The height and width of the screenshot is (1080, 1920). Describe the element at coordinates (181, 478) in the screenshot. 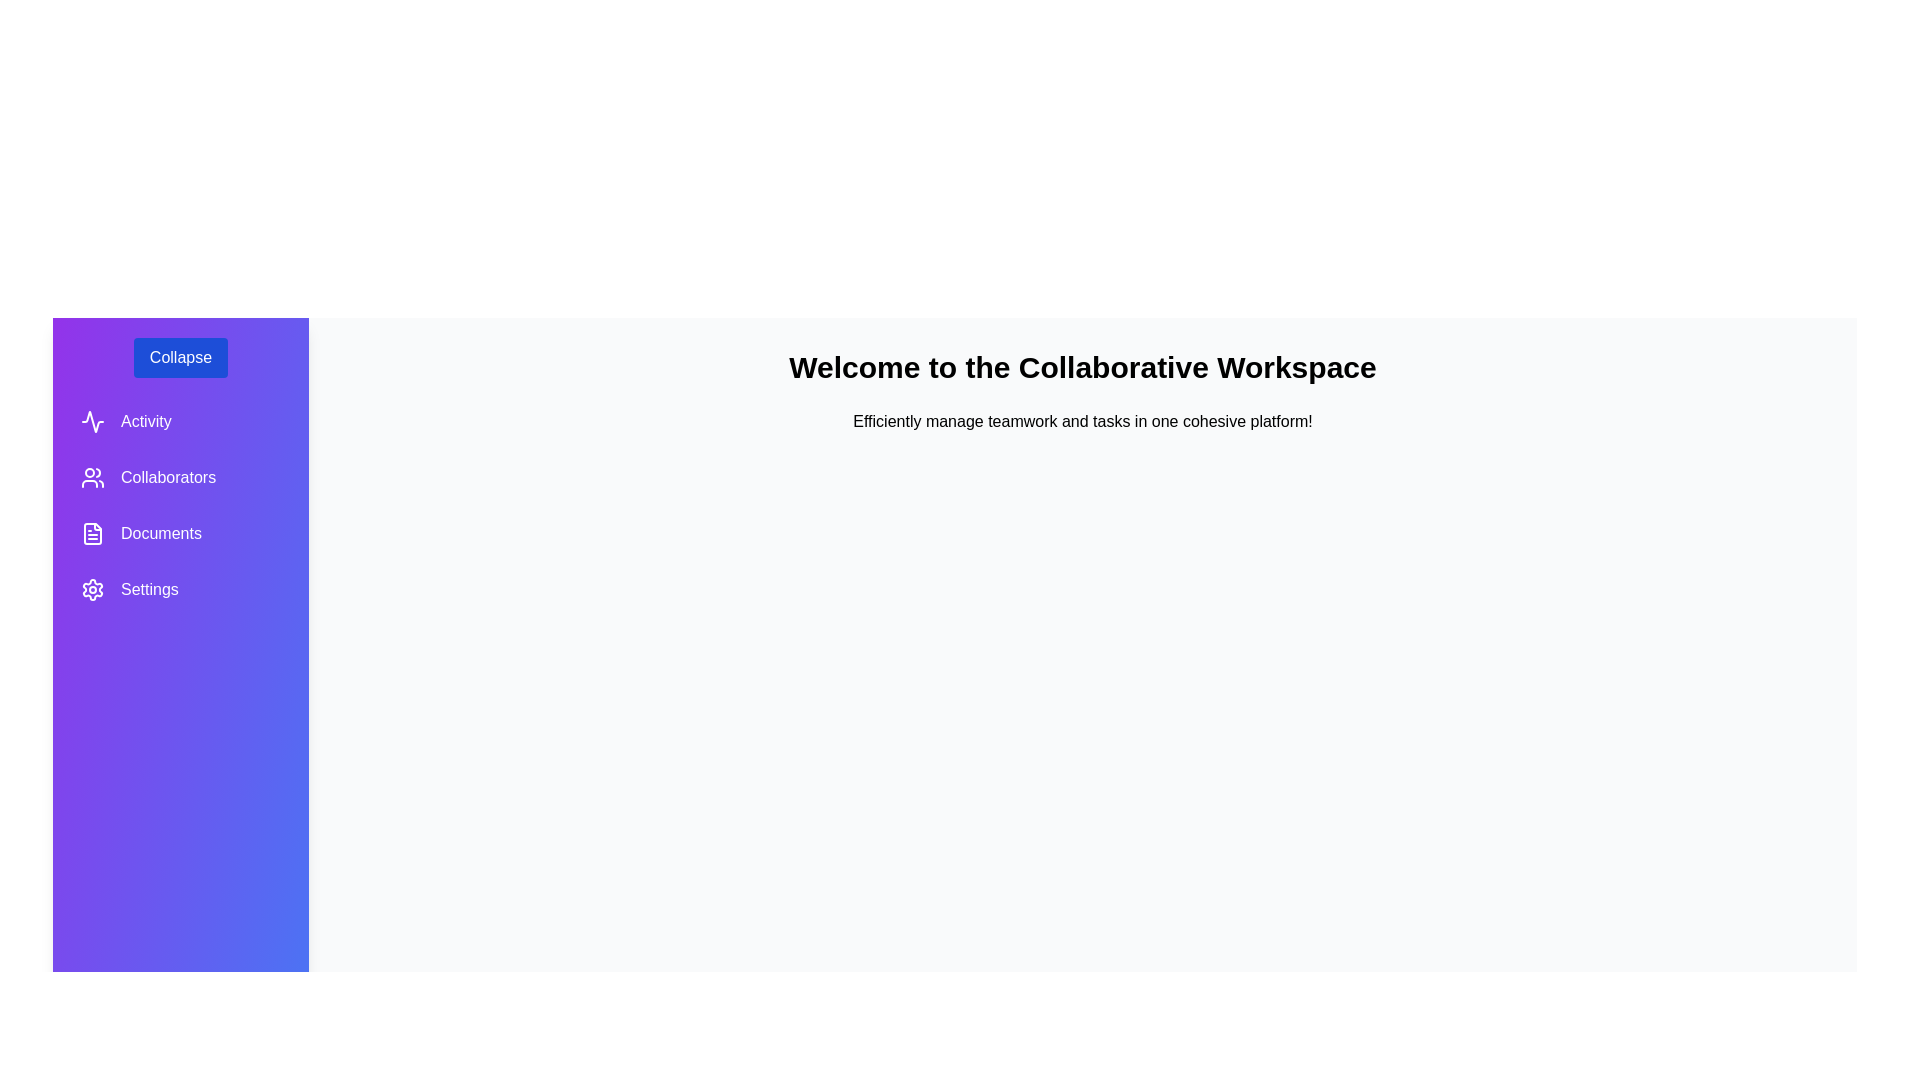

I see `the Collaborators section in the sidebar to navigate to it` at that location.